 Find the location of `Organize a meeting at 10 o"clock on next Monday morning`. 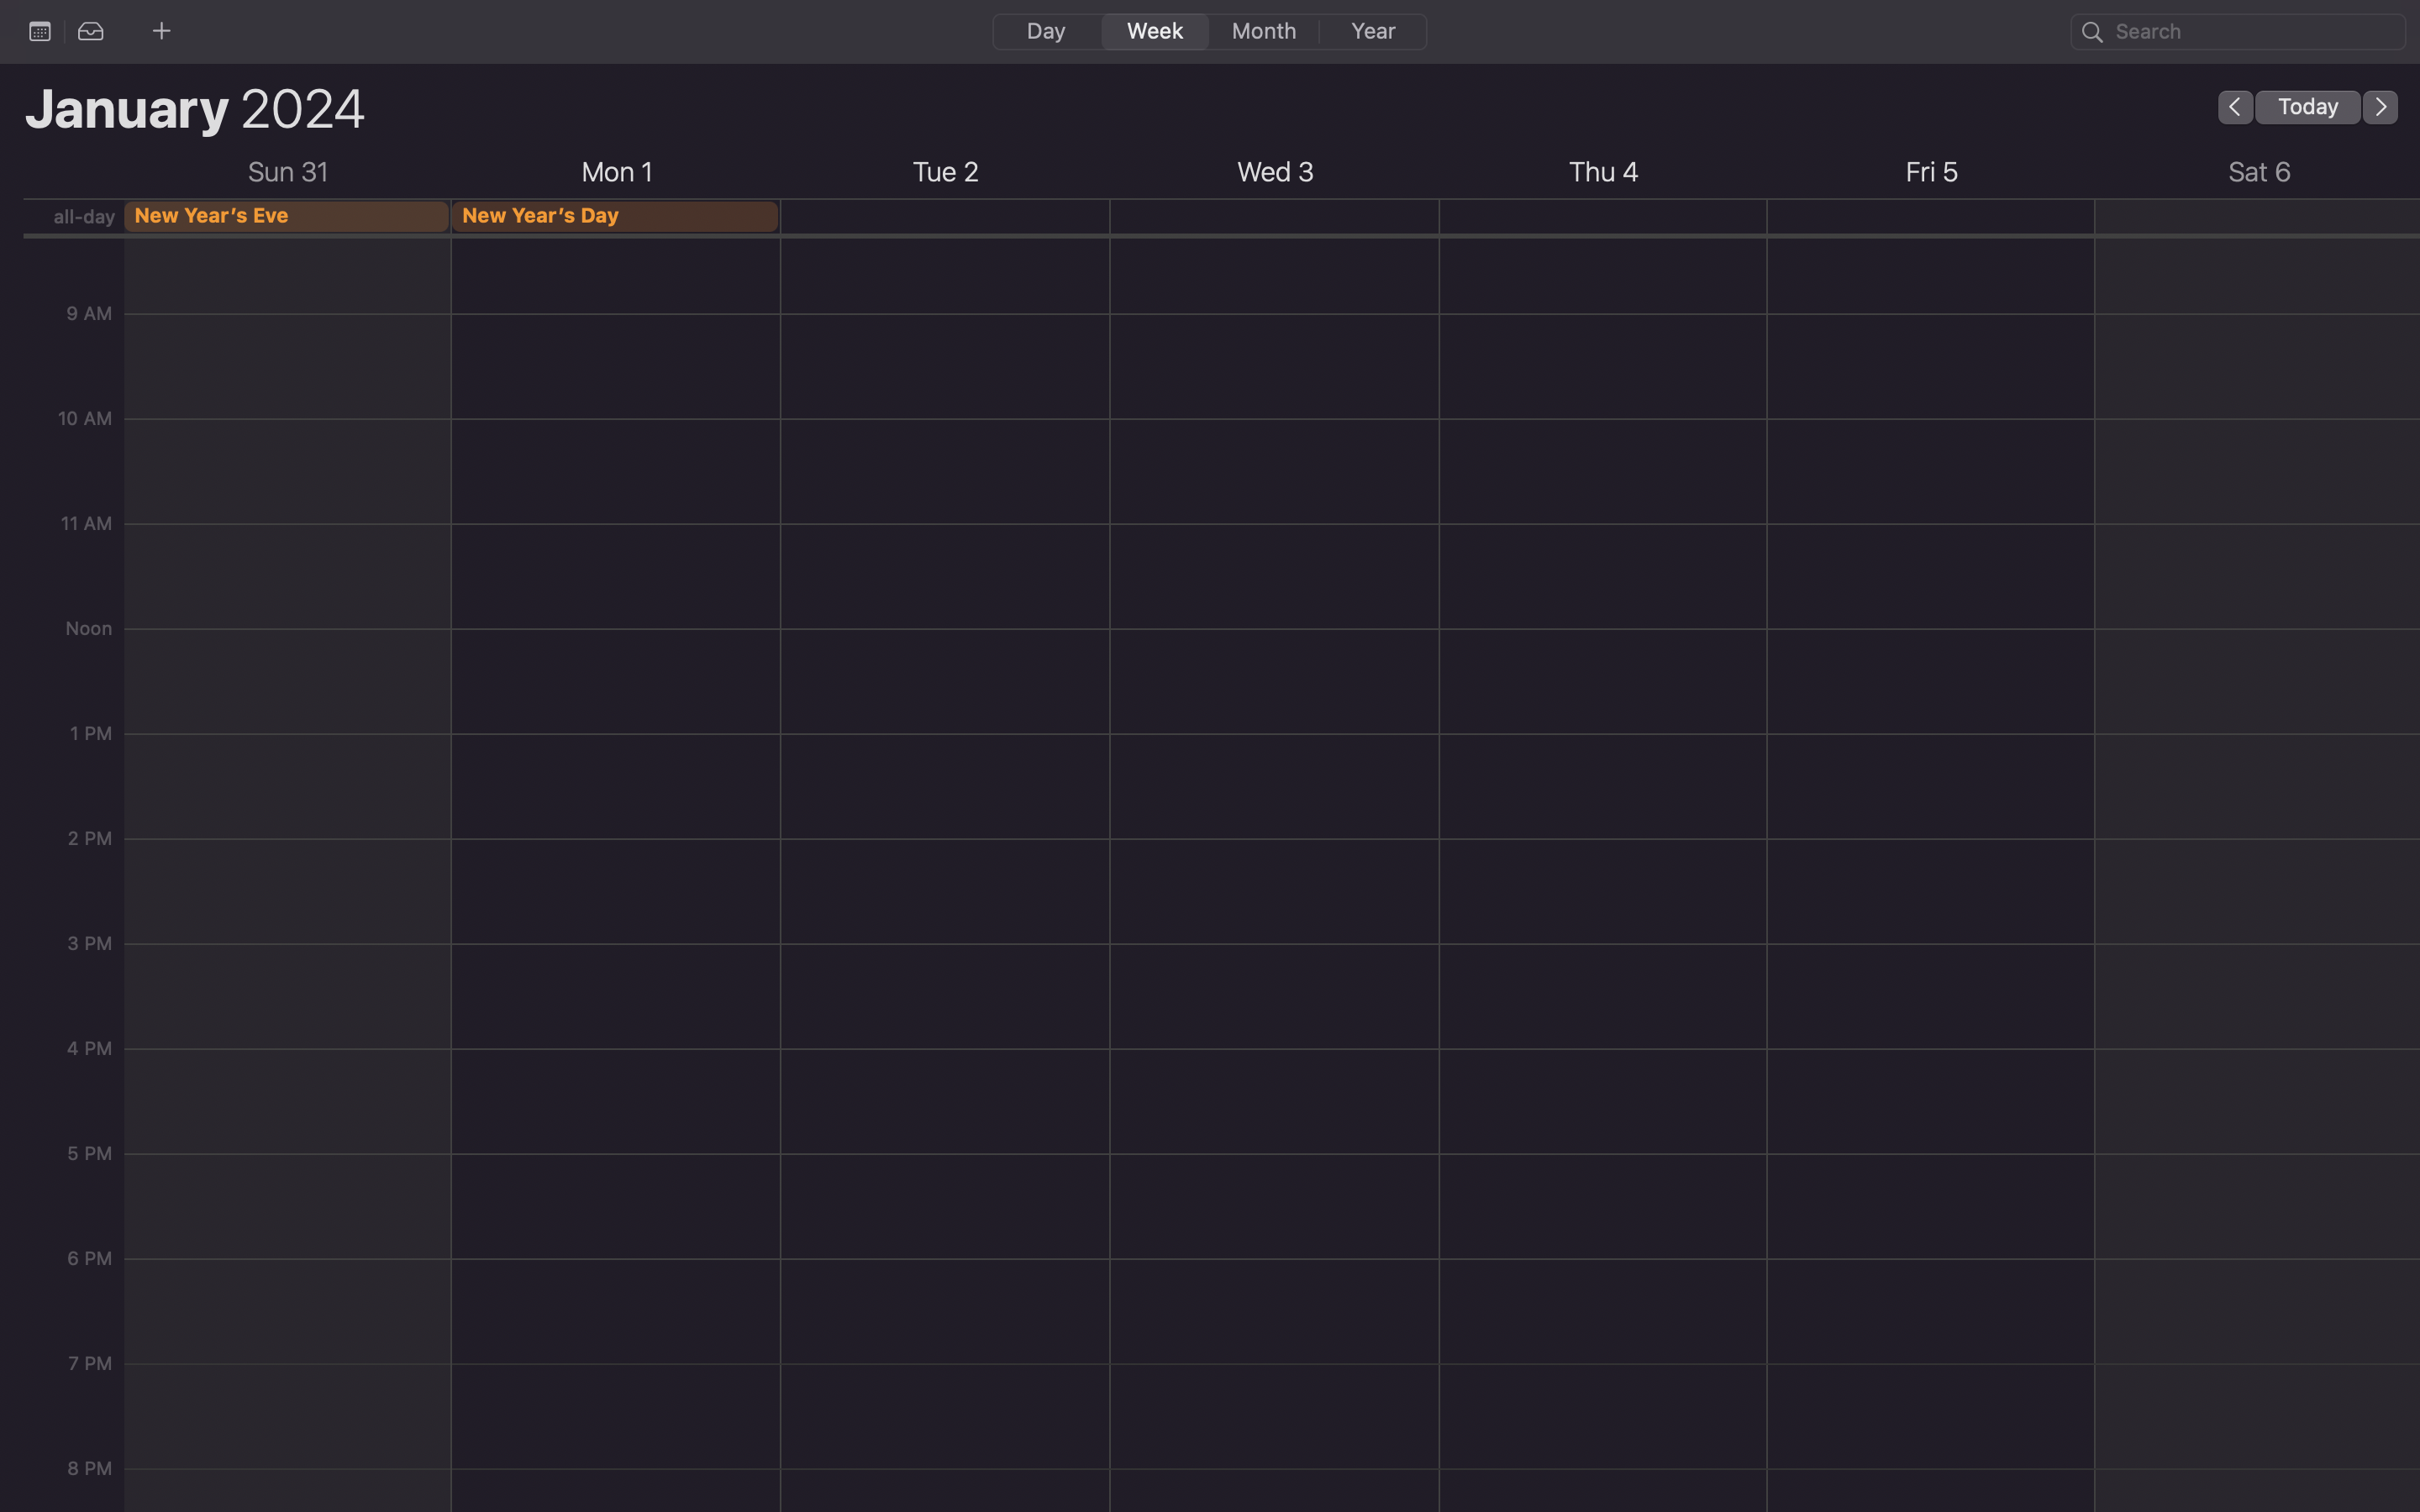

Organize a meeting at 10 o"clock on next Monday morning is located at coordinates (617, 331).